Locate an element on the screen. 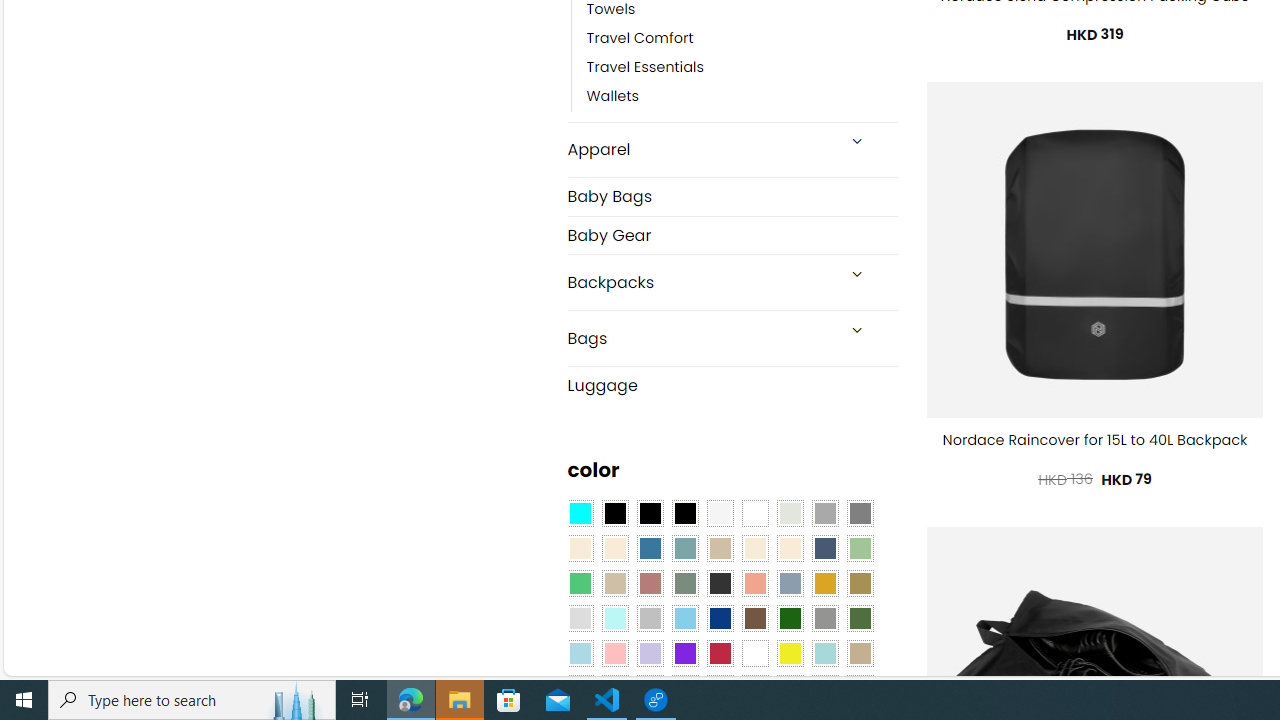  'Pearly White' is located at coordinates (720, 513).